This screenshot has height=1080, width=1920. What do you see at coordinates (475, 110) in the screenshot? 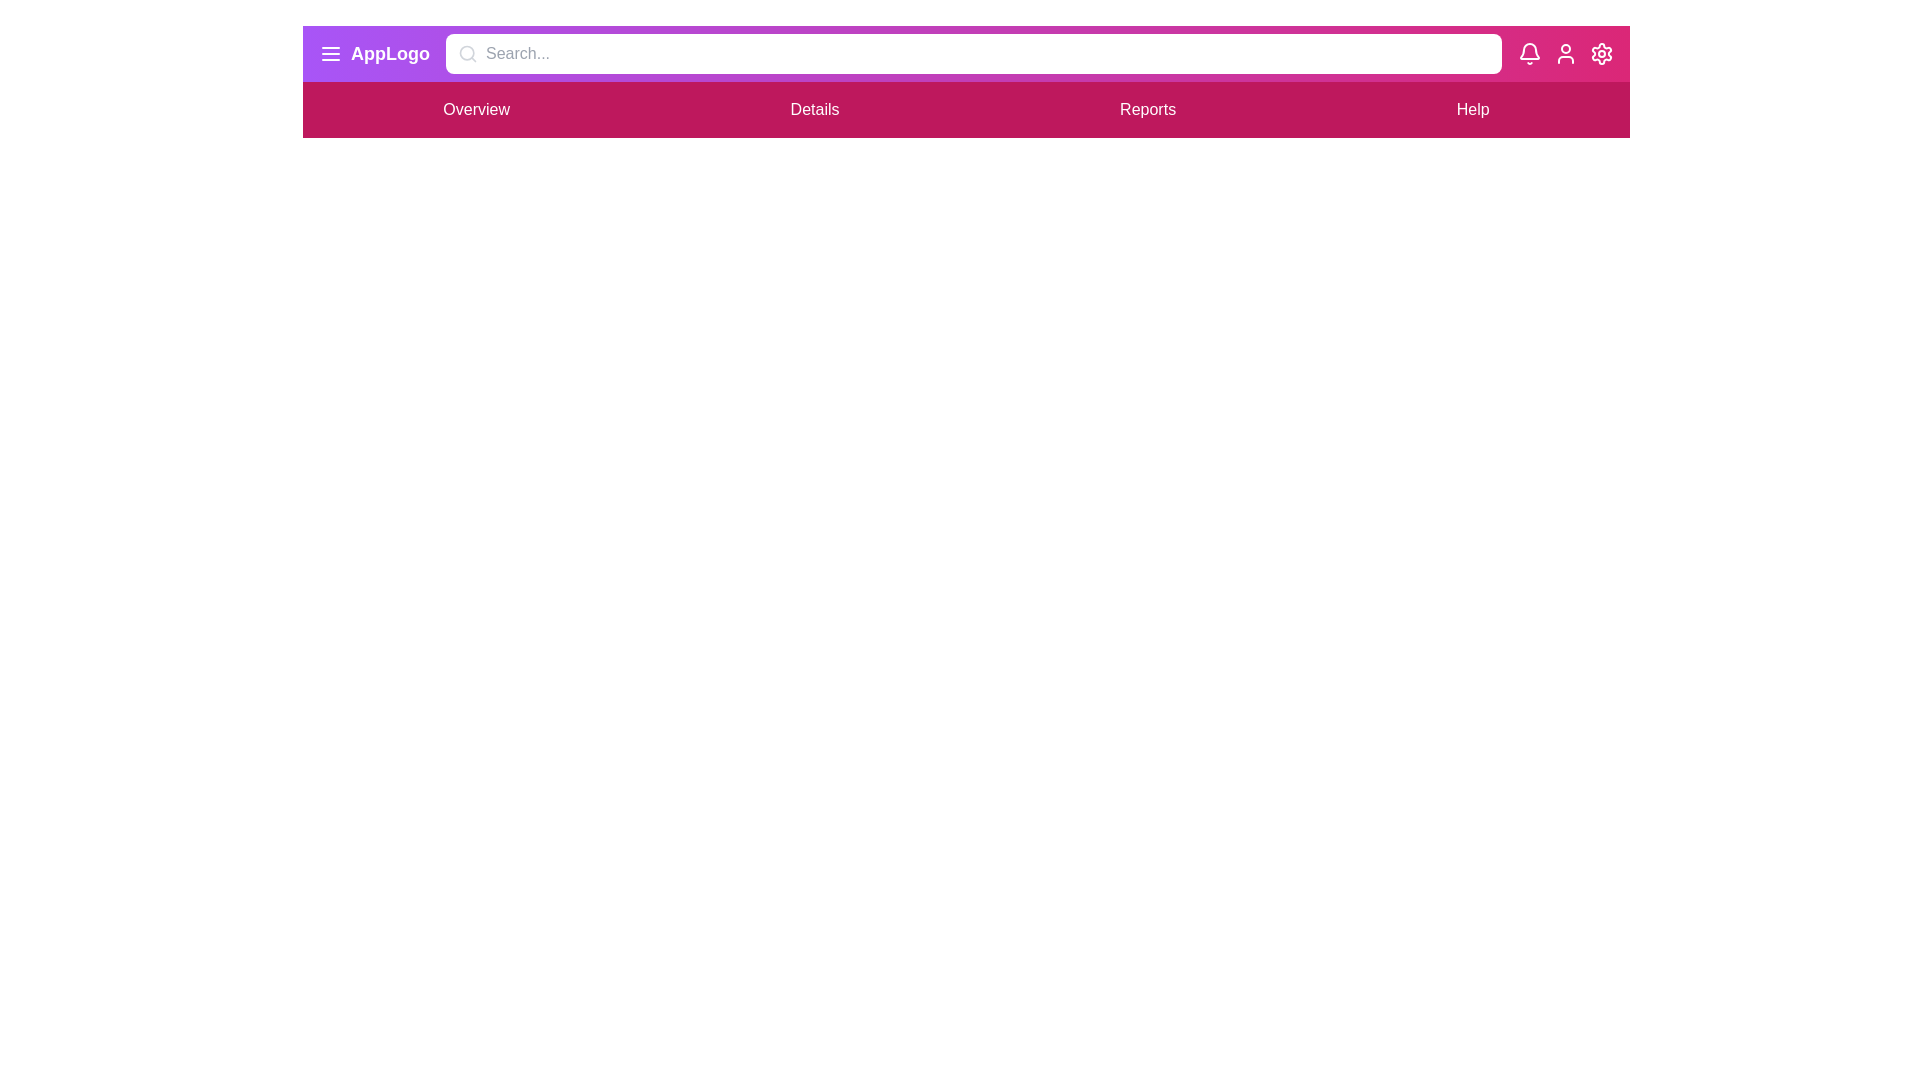
I see `the menu item Overview to navigate` at bounding box center [475, 110].